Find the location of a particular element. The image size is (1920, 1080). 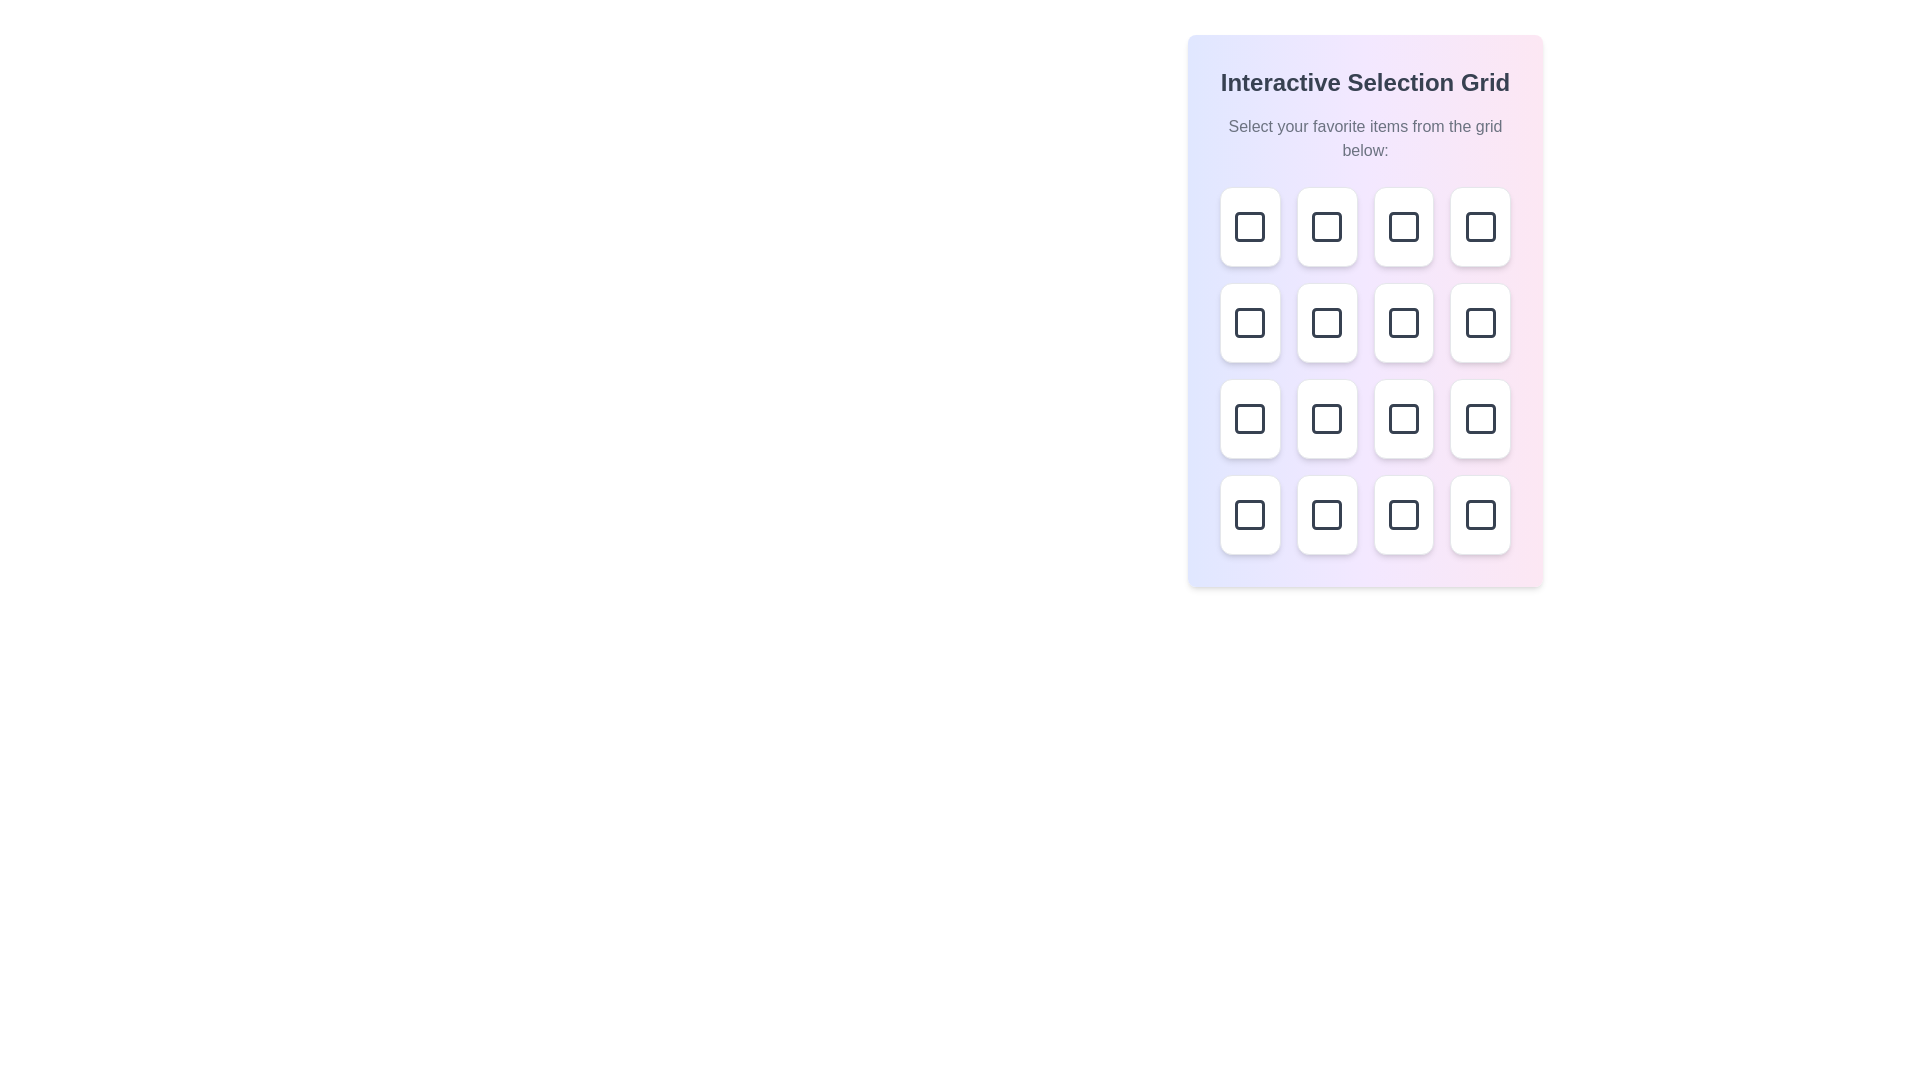

the grid cell within the 'Interactive Selection Grid' is located at coordinates (1364, 370).